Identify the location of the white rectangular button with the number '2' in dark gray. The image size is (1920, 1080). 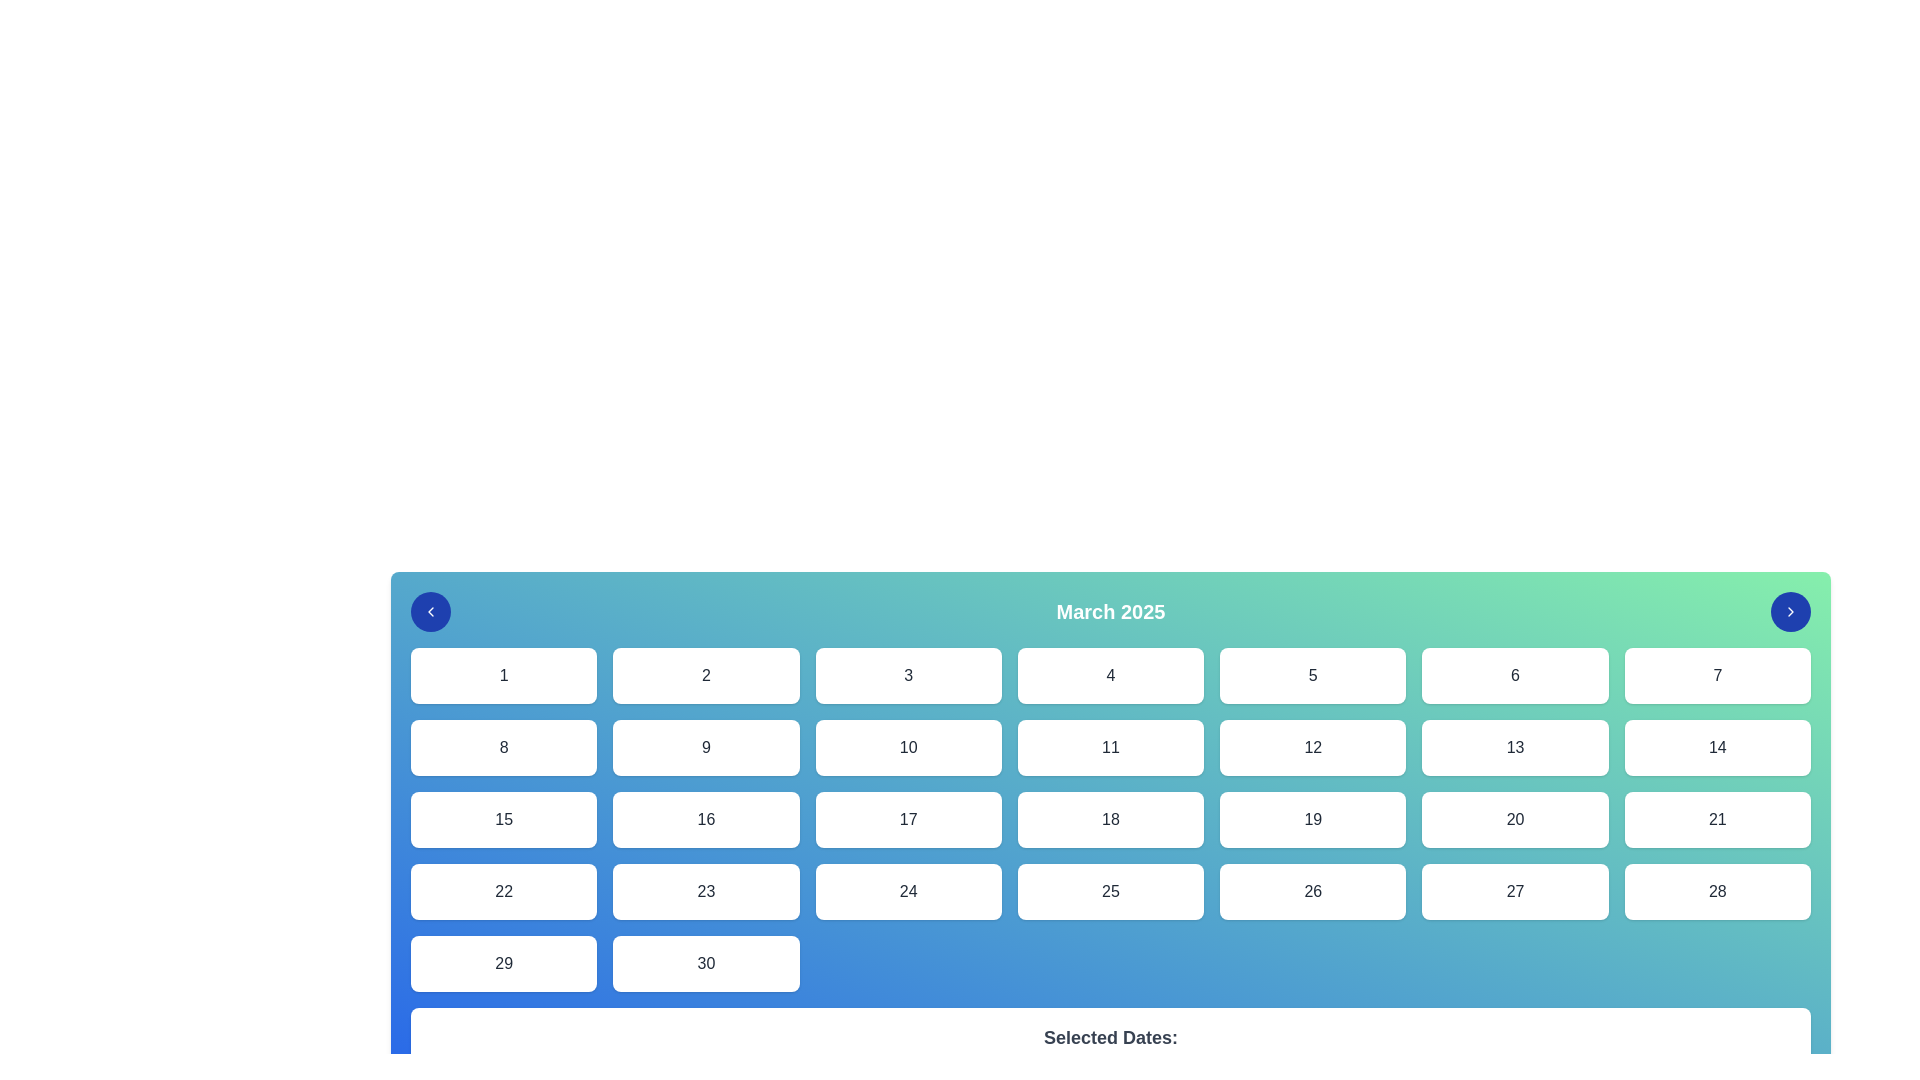
(705, 675).